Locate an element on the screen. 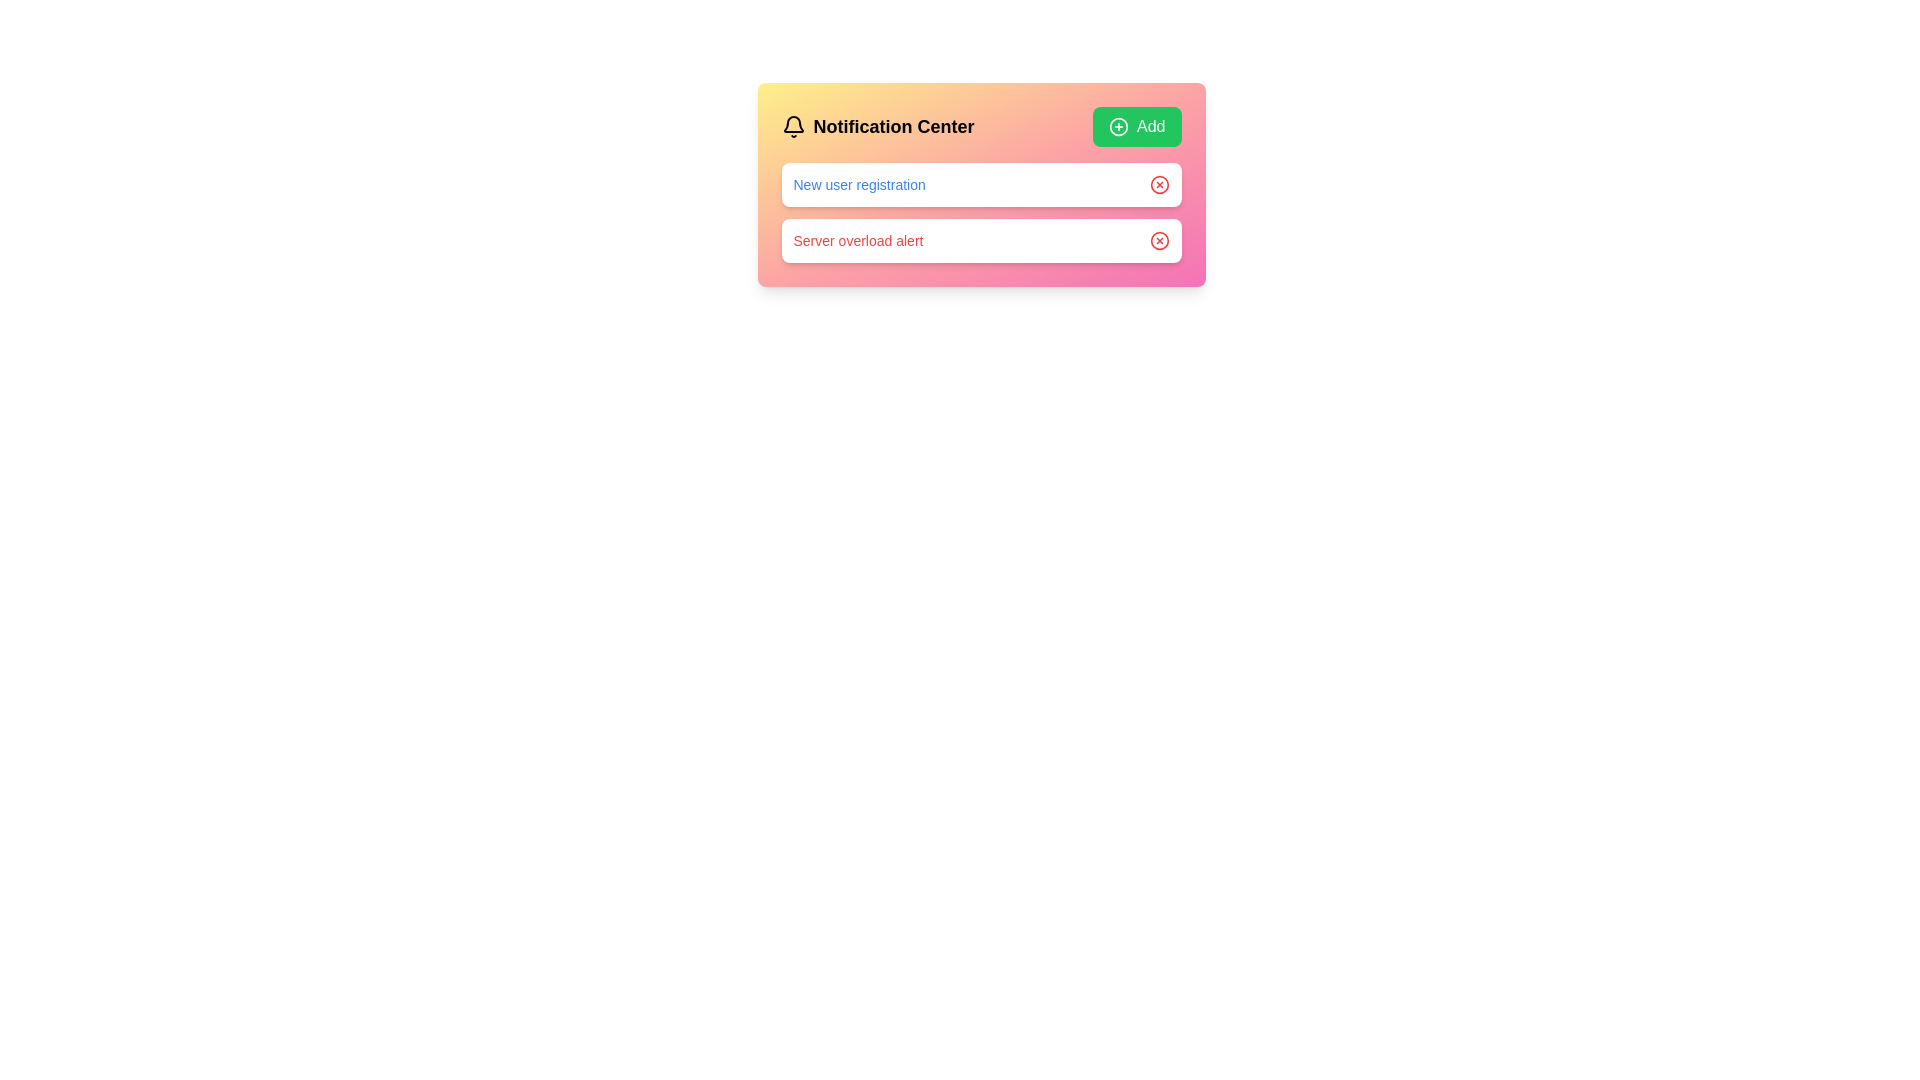  the List of notification items with dismiss buttons located in the Notification Center to scroll through notifications is located at coordinates (981, 212).